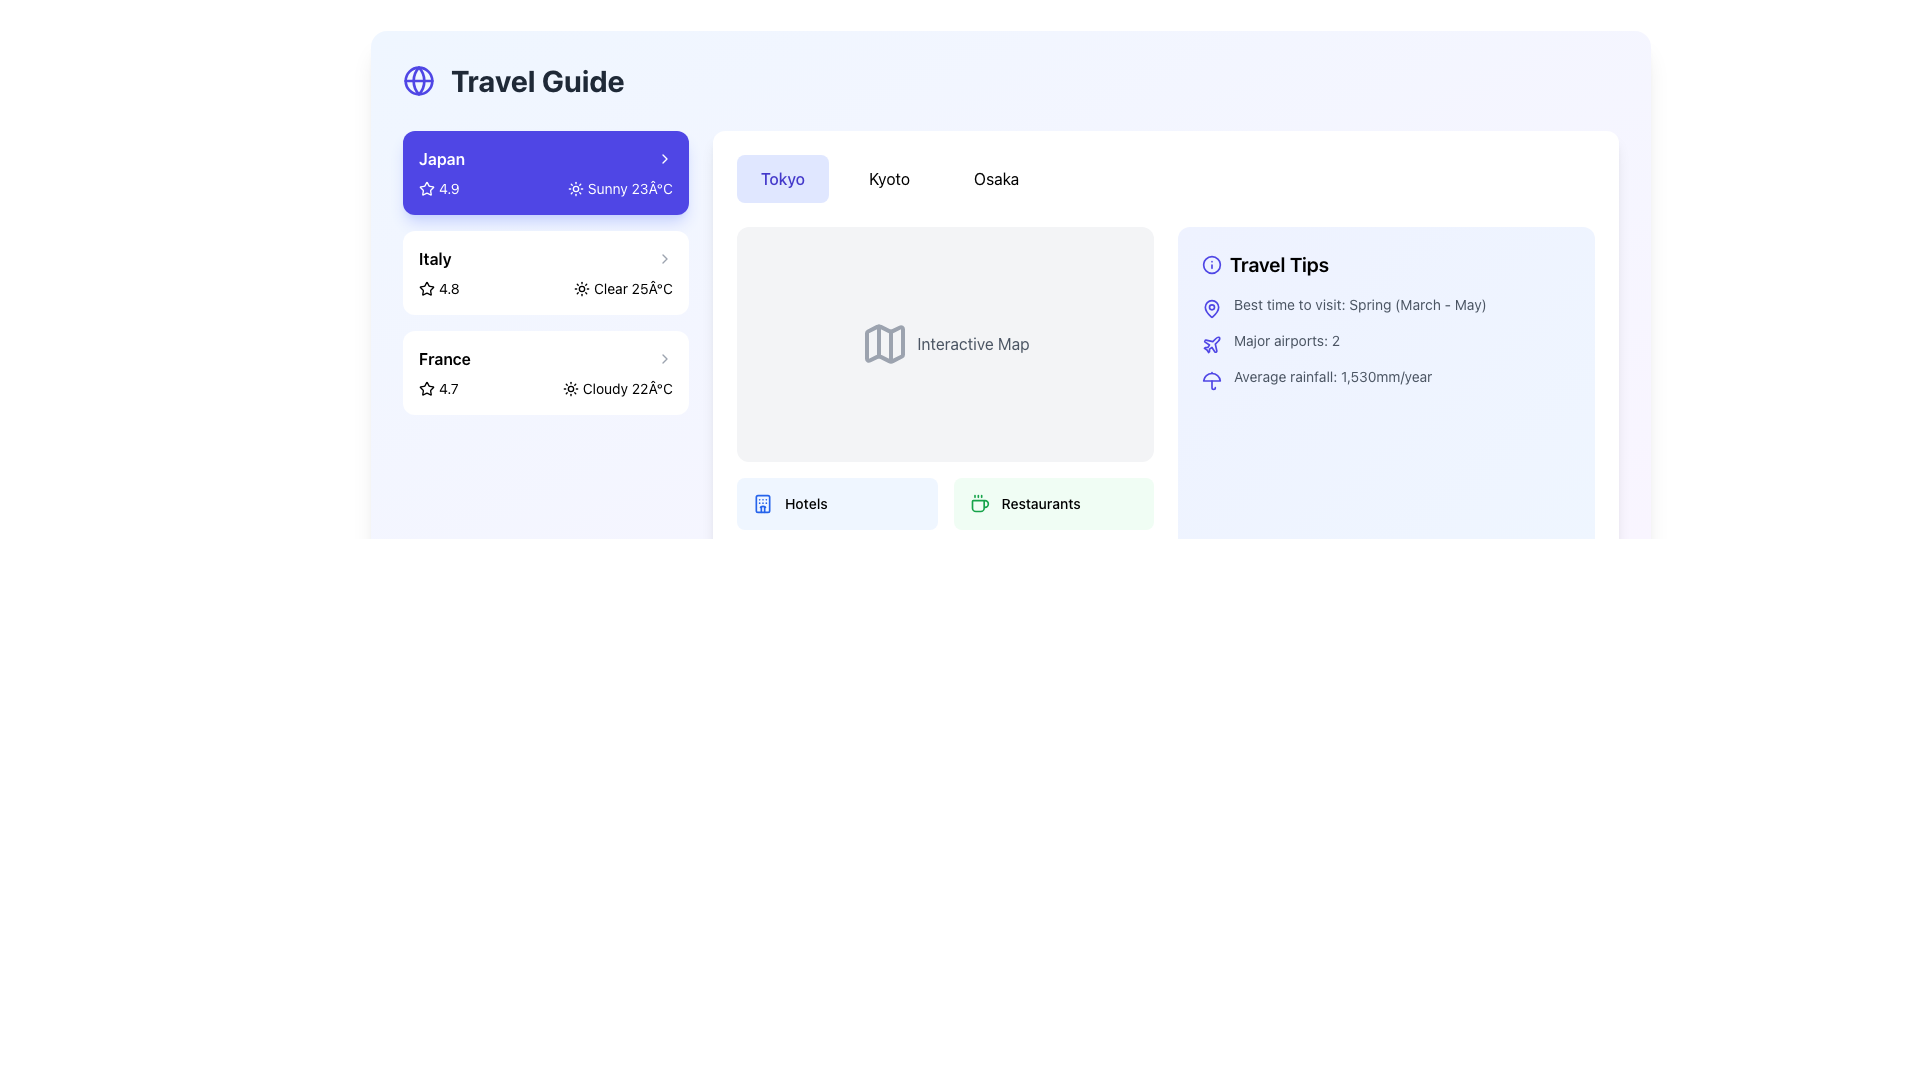 Image resolution: width=1920 pixels, height=1080 pixels. Describe the element at coordinates (1385, 378) in the screenshot. I see `information displayed in the text block that shows 'Average rainfall: 1,530mm/year' with an indigo umbrella icon to its left, located in the 'Travel Tips' section` at that location.